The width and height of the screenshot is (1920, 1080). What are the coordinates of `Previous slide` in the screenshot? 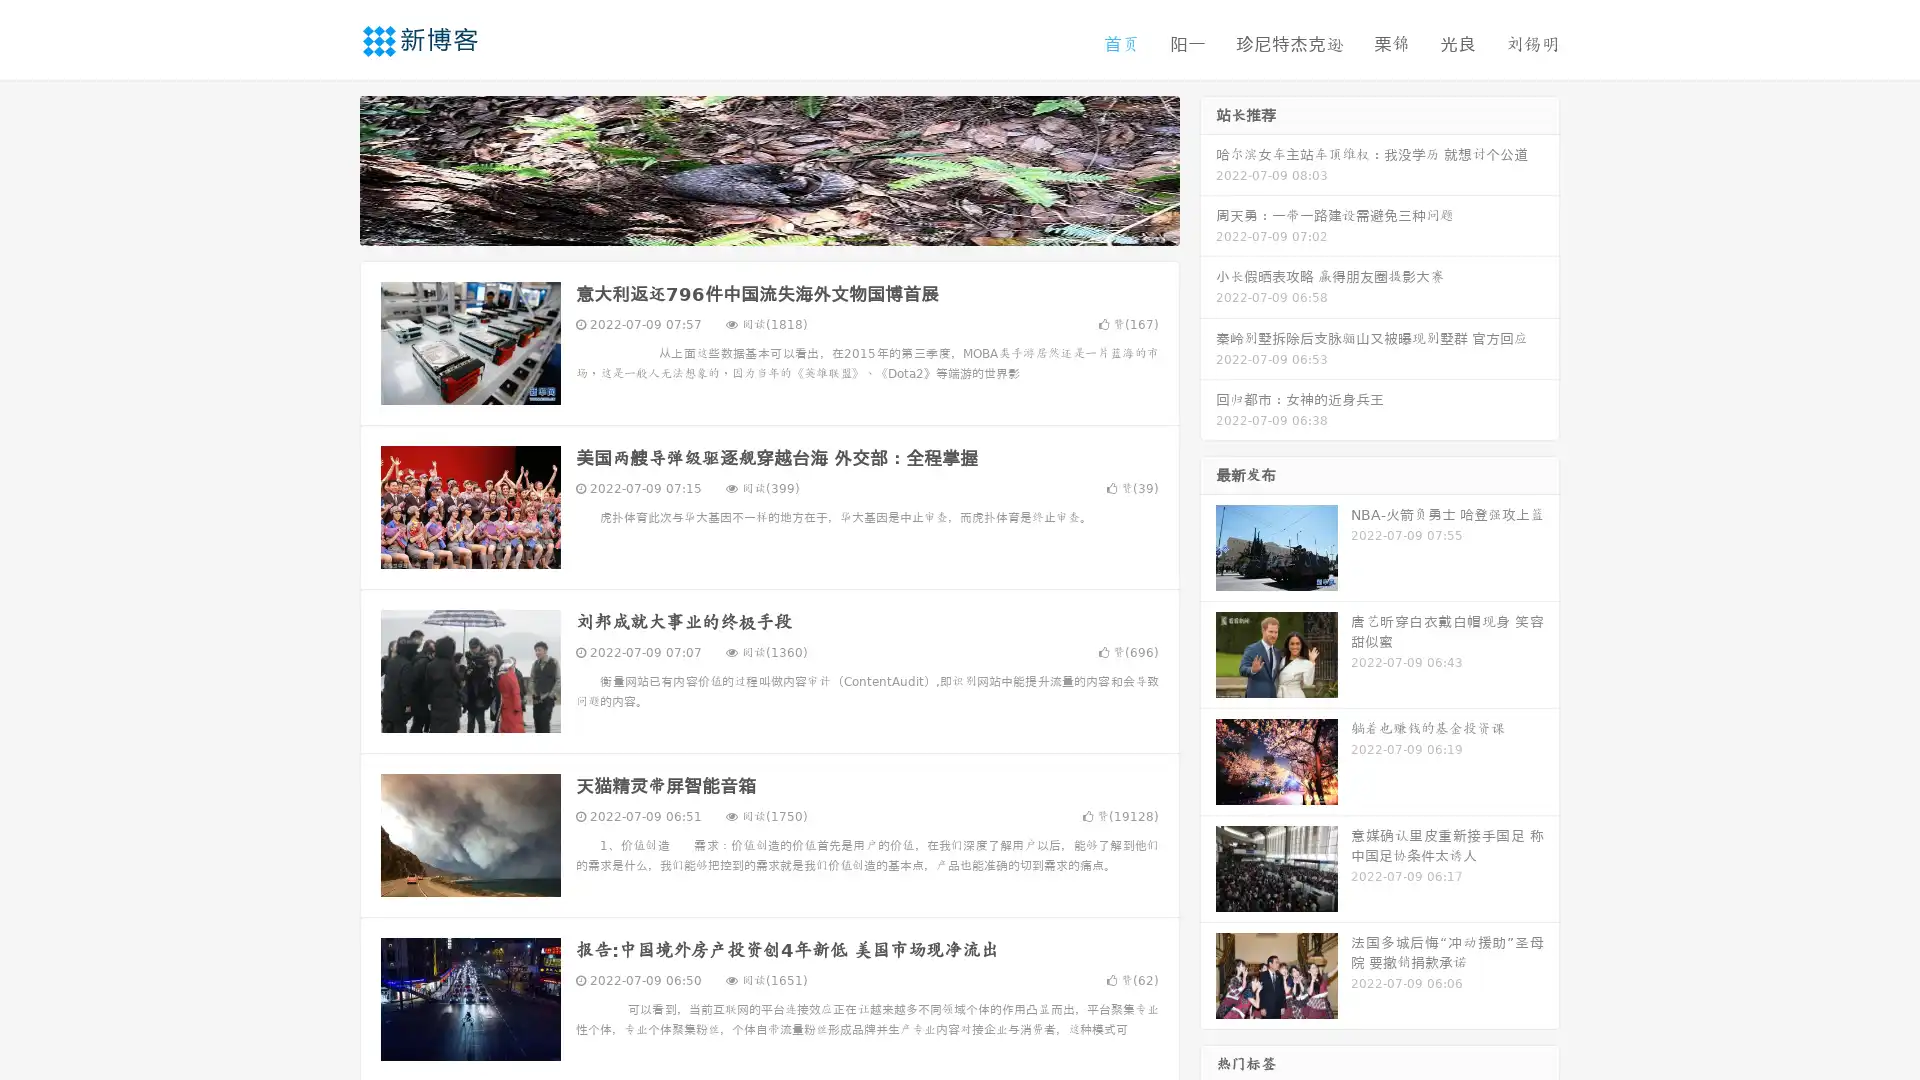 It's located at (330, 168).